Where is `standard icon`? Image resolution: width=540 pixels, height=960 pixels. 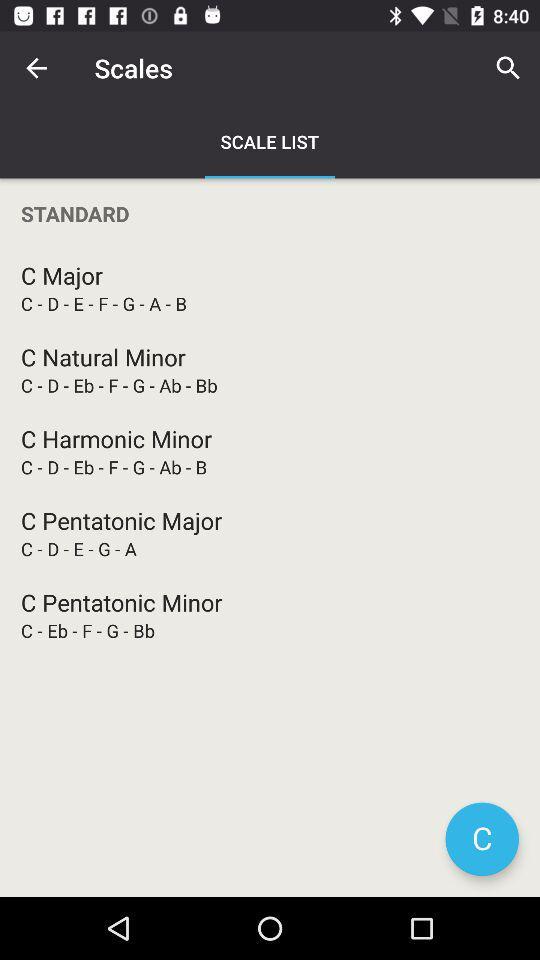 standard icon is located at coordinates (270, 213).